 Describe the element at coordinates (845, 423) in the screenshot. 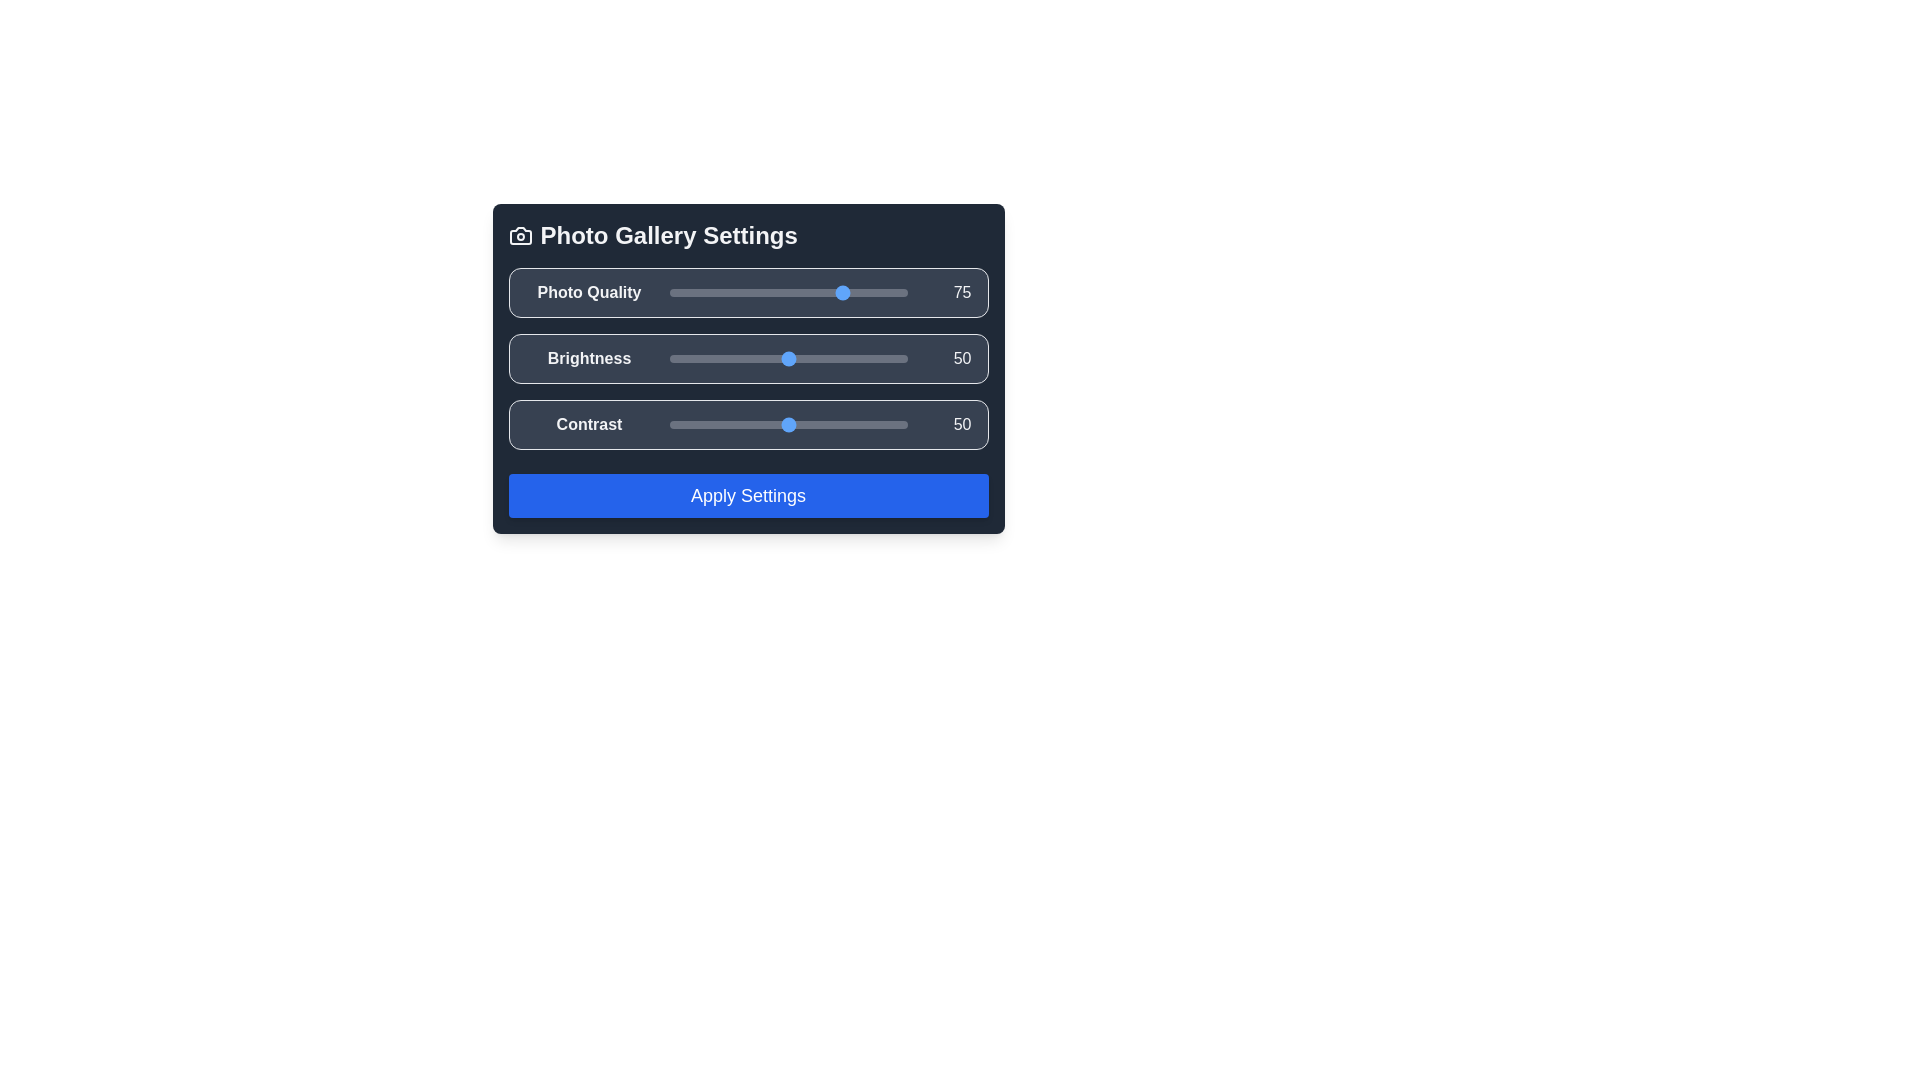

I see `the contrast` at that location.